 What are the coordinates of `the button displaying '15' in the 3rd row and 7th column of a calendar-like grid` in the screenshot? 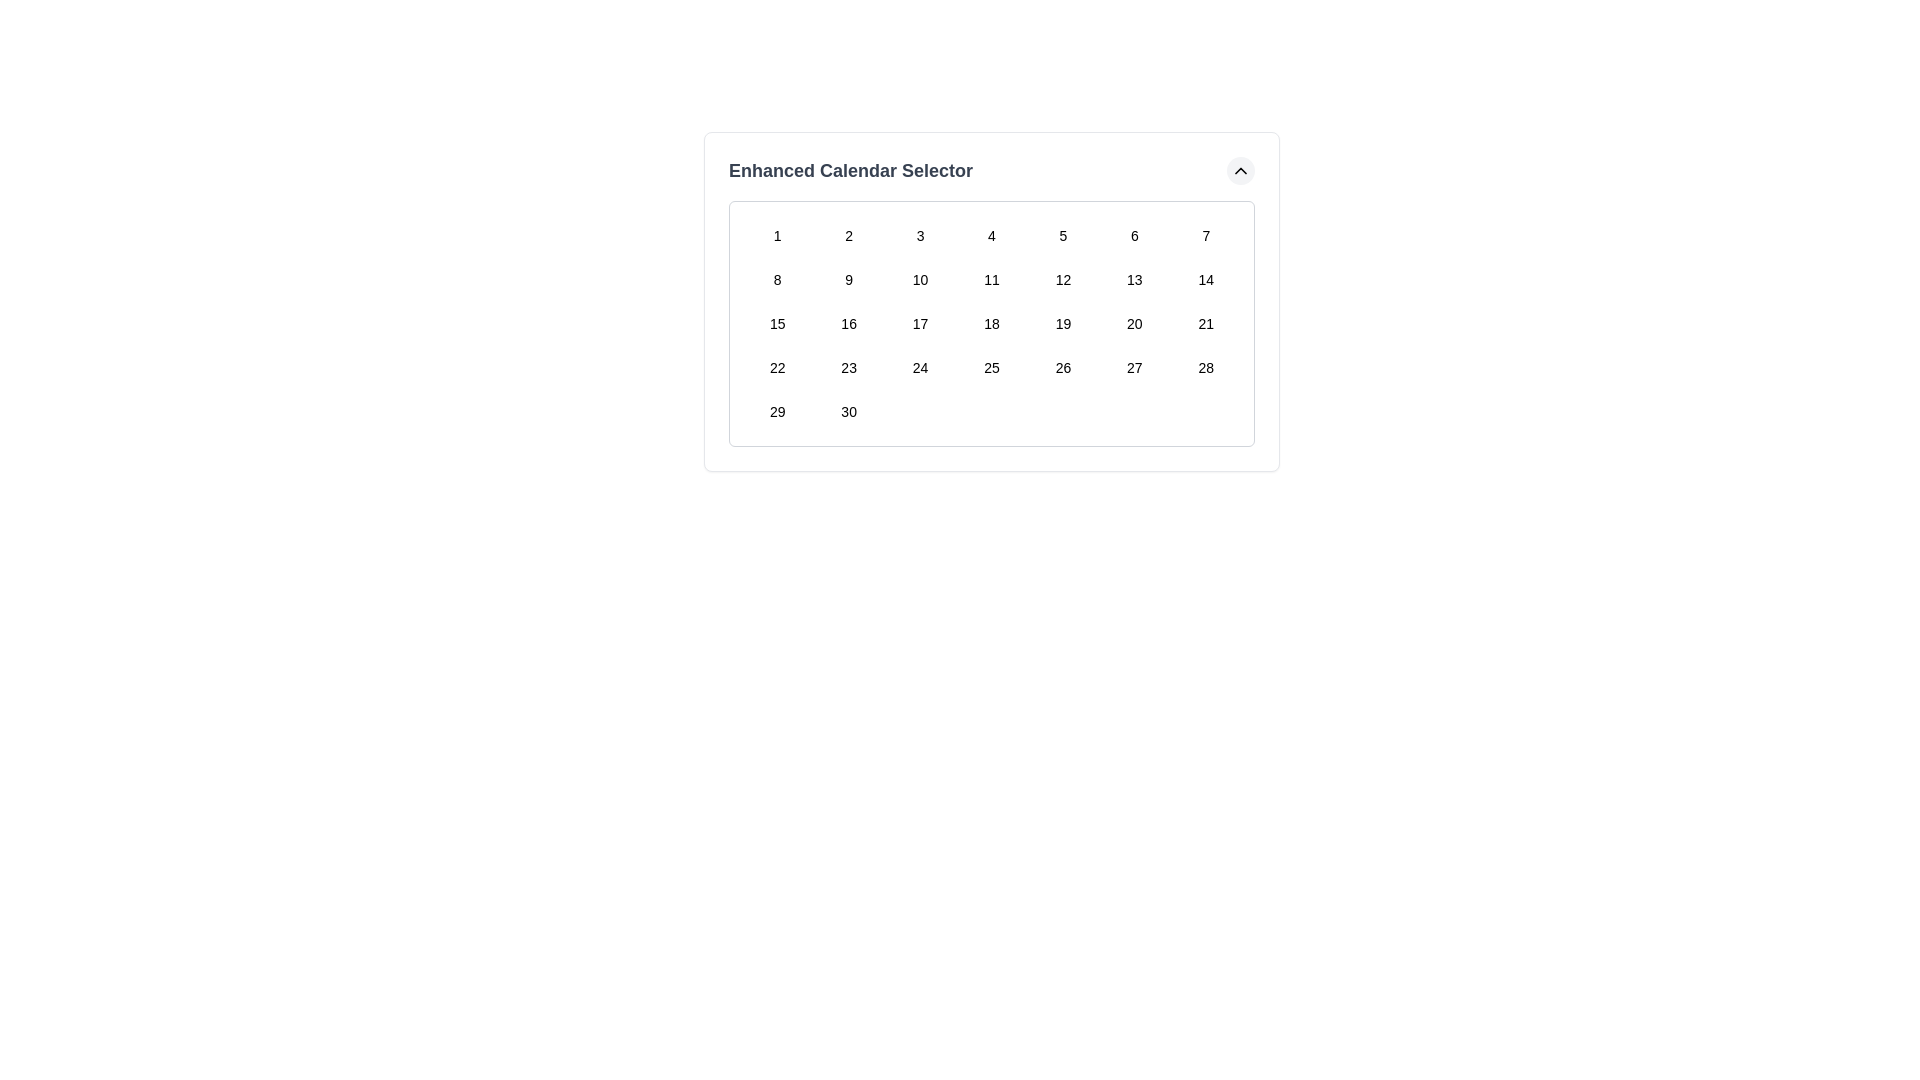 It's located at (776, 323).